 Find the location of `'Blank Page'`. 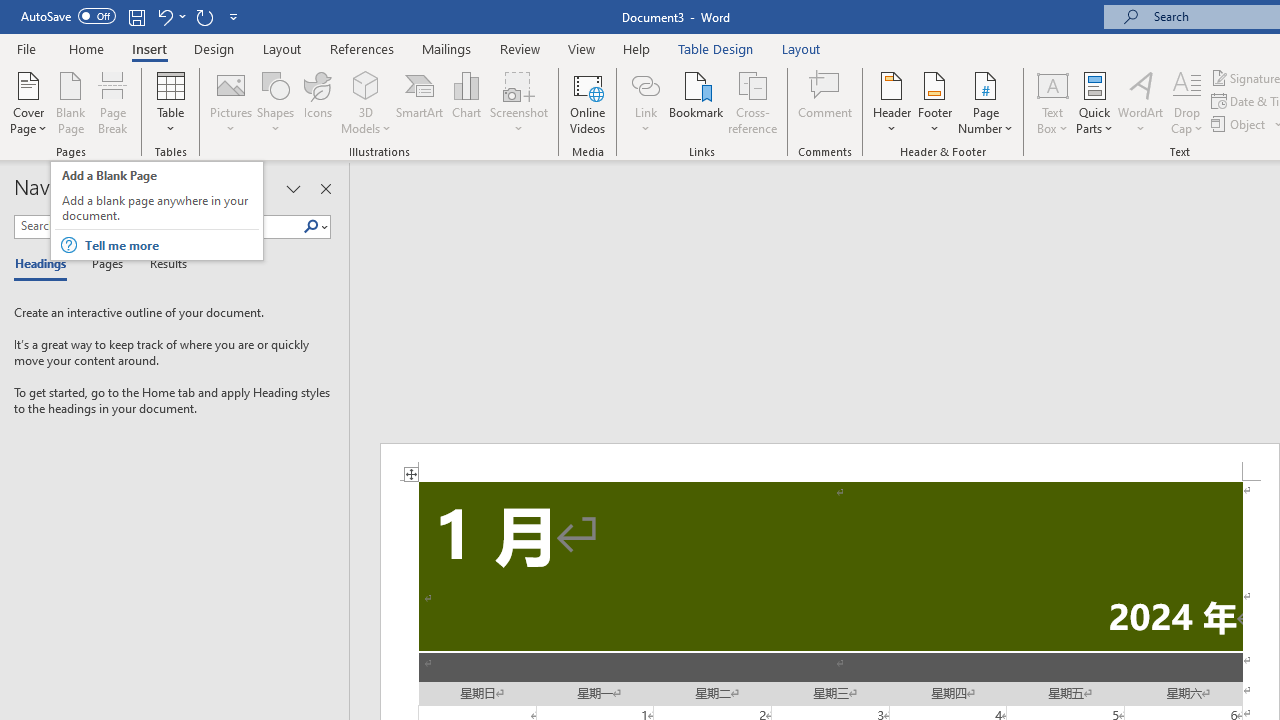

'Blank Page' is located at coordinates (71, 103).